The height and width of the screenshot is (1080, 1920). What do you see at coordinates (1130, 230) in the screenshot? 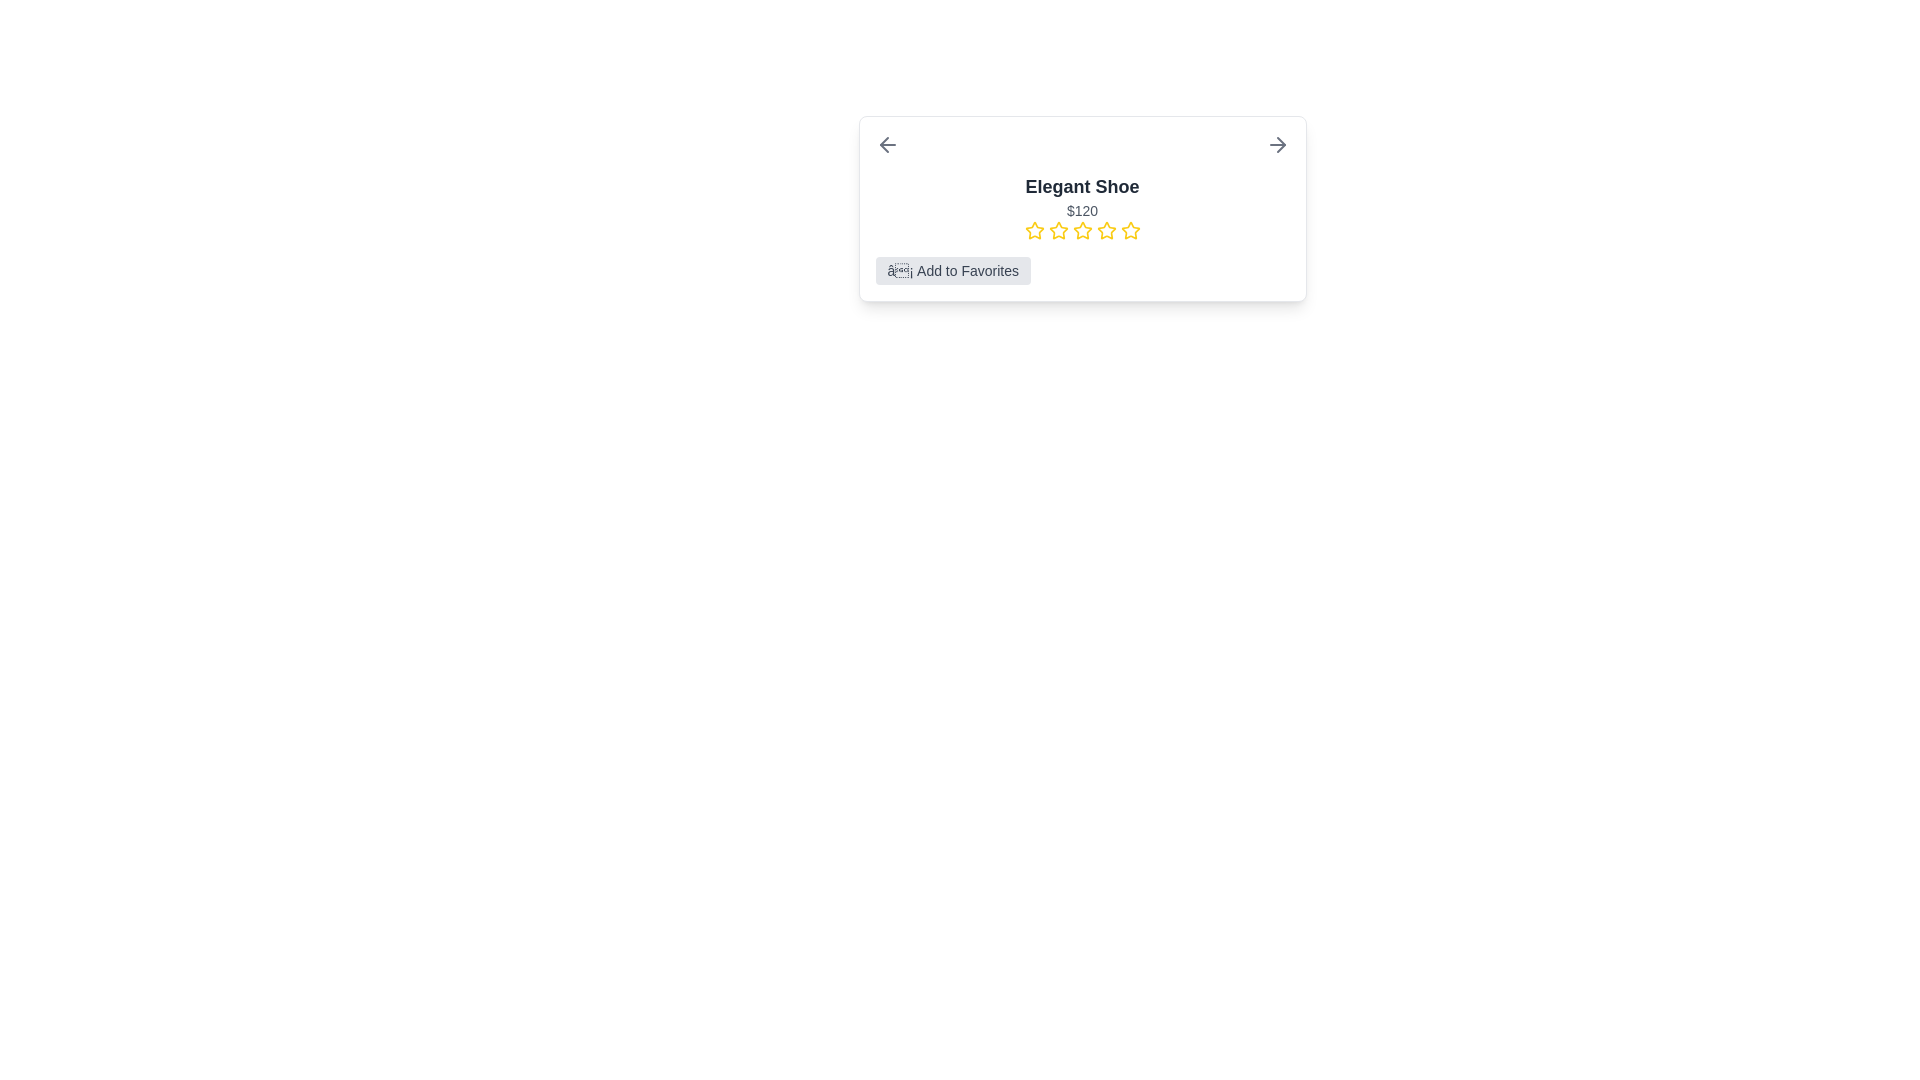
I see `the fifth star icon in the star rating system located below the product name 'Elegant Shoe' and price '$120'` at bounding box center [1130, 230].